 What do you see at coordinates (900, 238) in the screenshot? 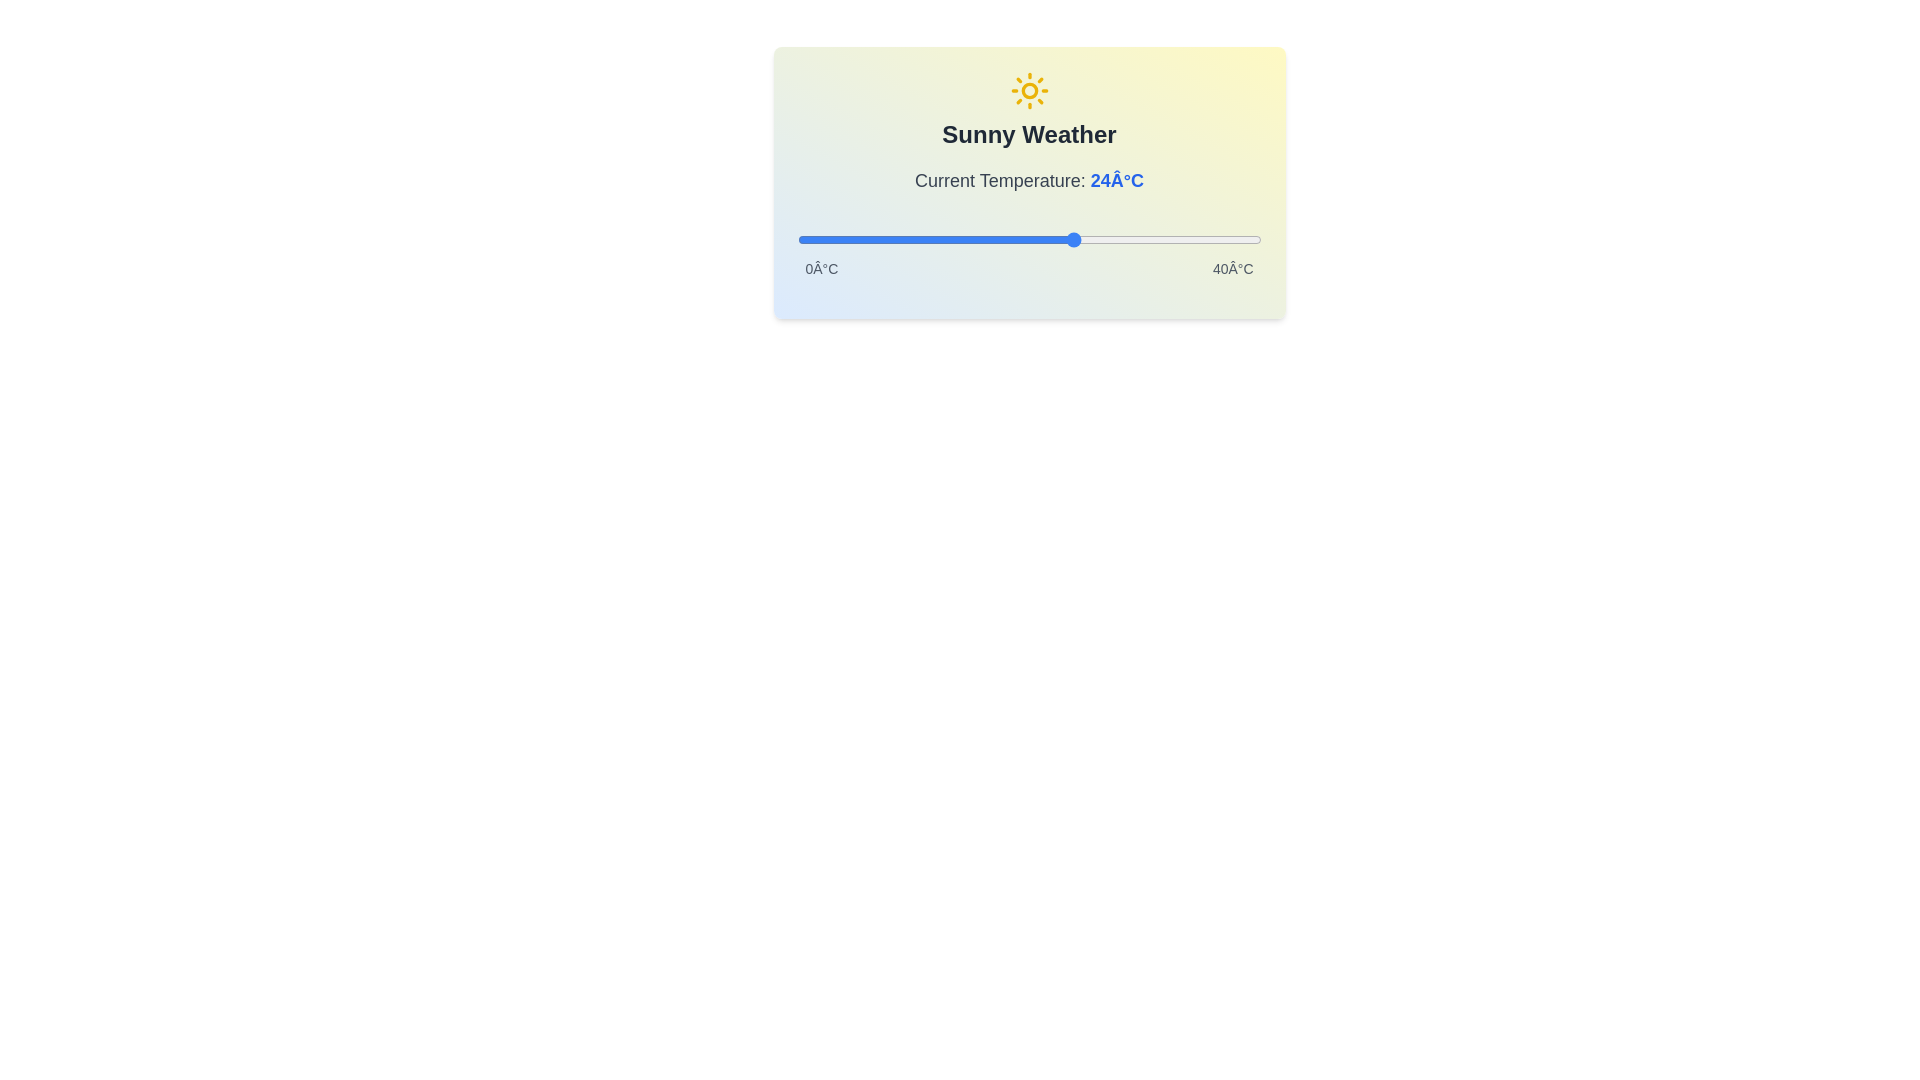
I see `the temperature` at bounding box center [900, 238].